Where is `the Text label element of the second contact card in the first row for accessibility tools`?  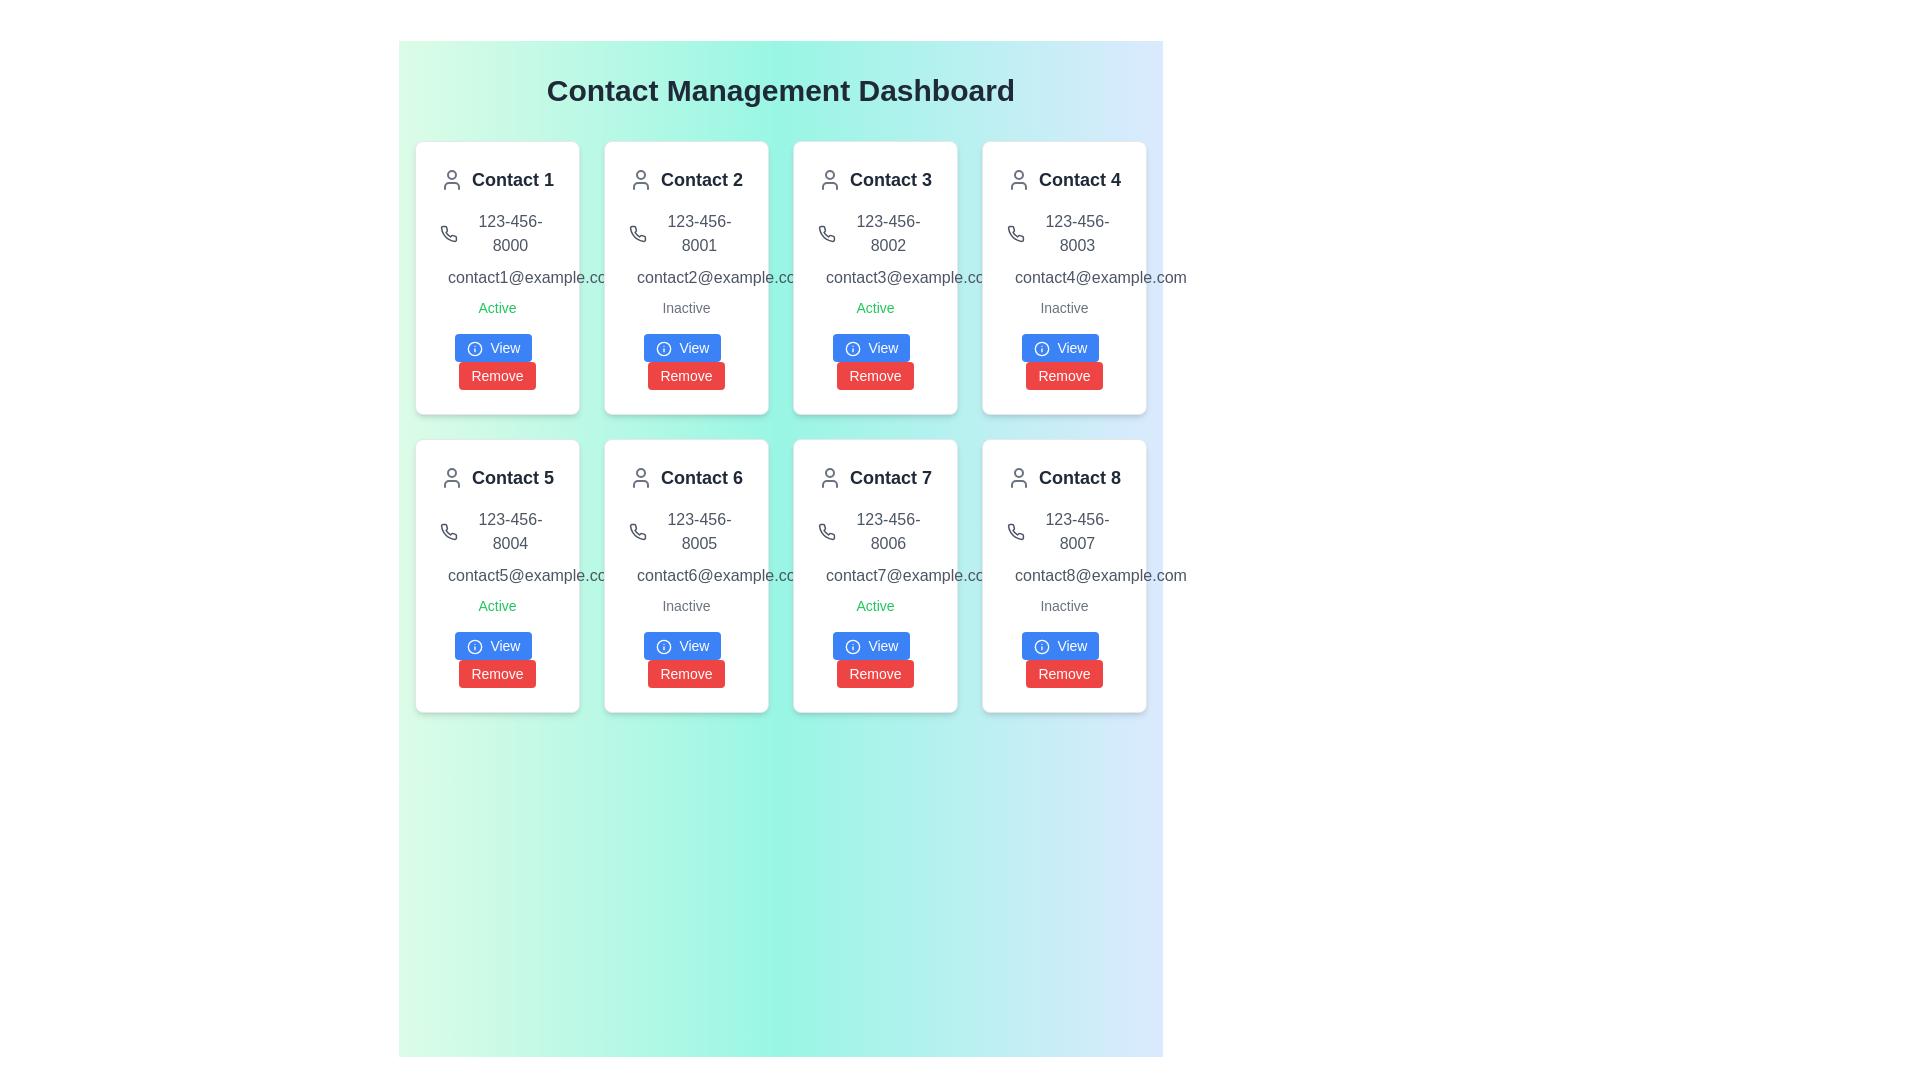
the Text label element of the second contact card in the first row for accessibility tools is located at coordinates (701, 180).